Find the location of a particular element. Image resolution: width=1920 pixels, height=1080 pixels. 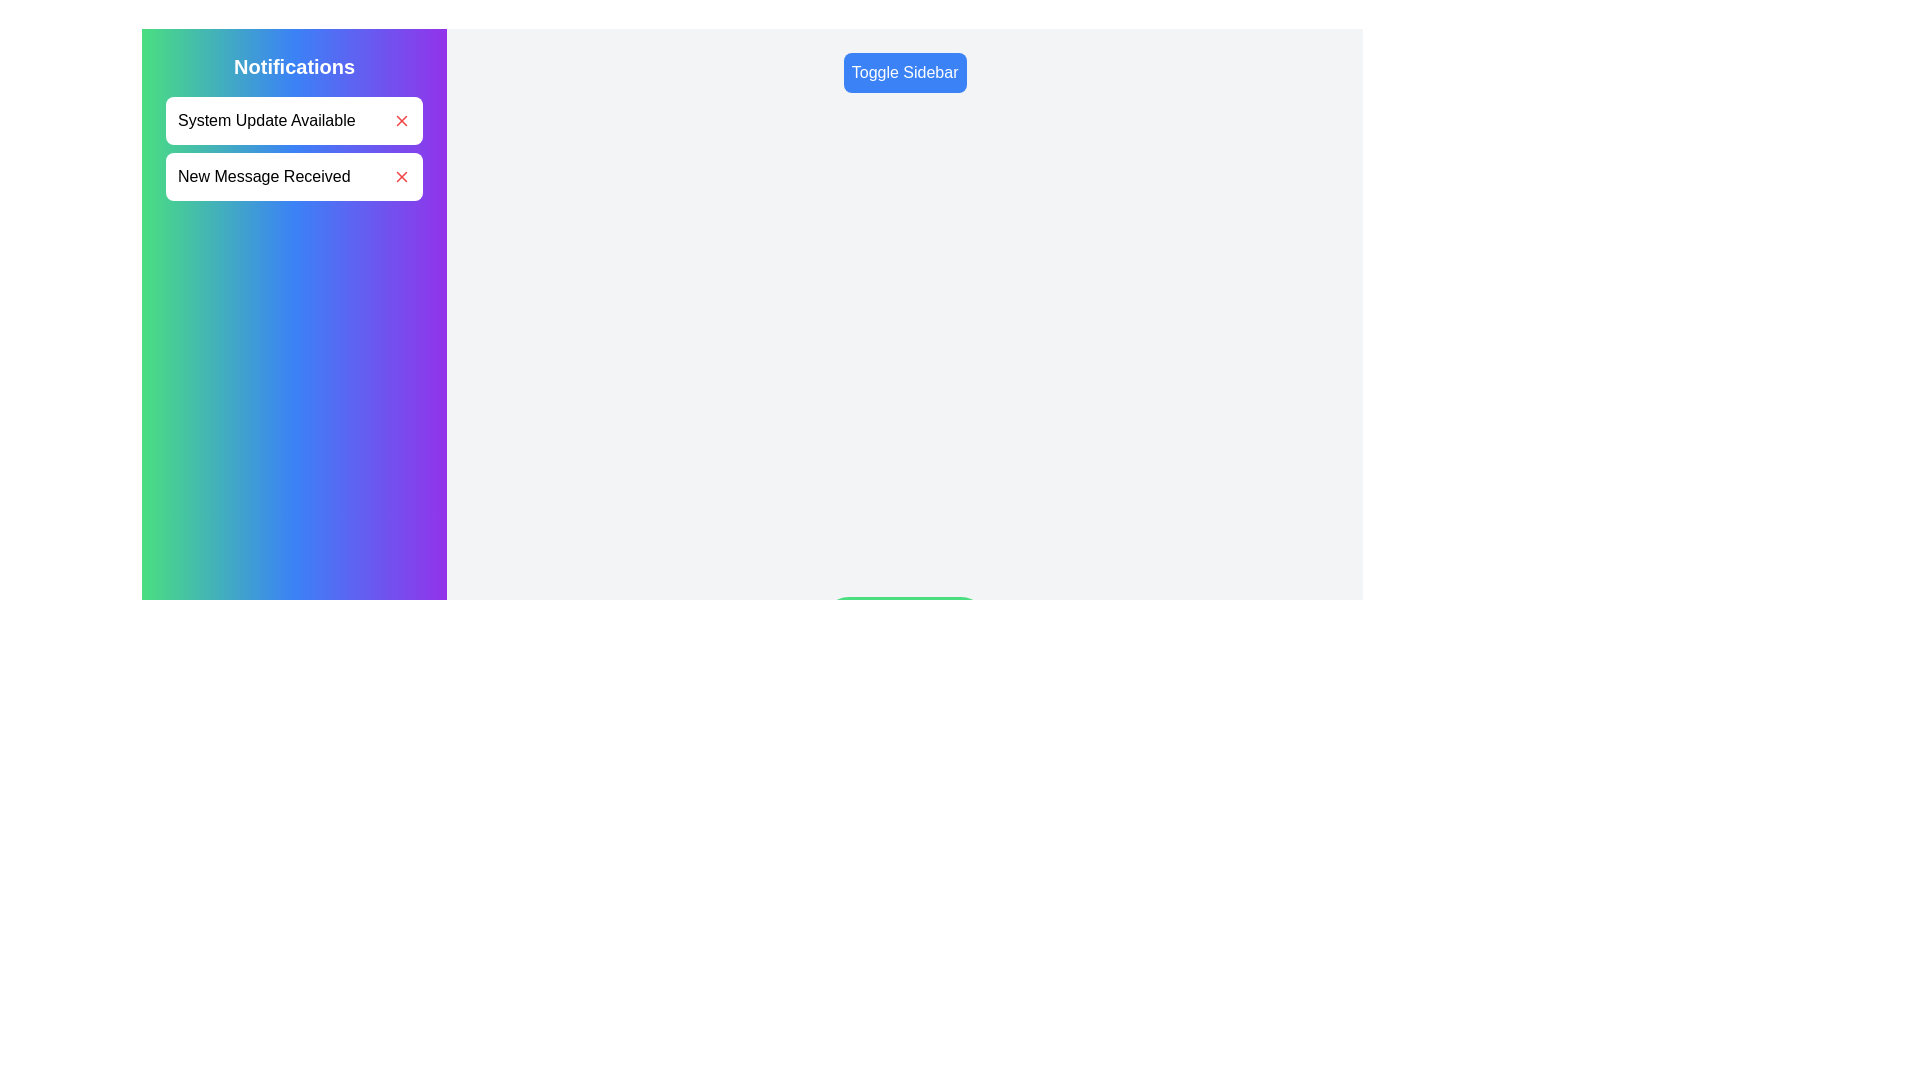

the Grouped notification cards located in the left sidebar beneath the 'Notifications' header is located at coordinates (293, 148).